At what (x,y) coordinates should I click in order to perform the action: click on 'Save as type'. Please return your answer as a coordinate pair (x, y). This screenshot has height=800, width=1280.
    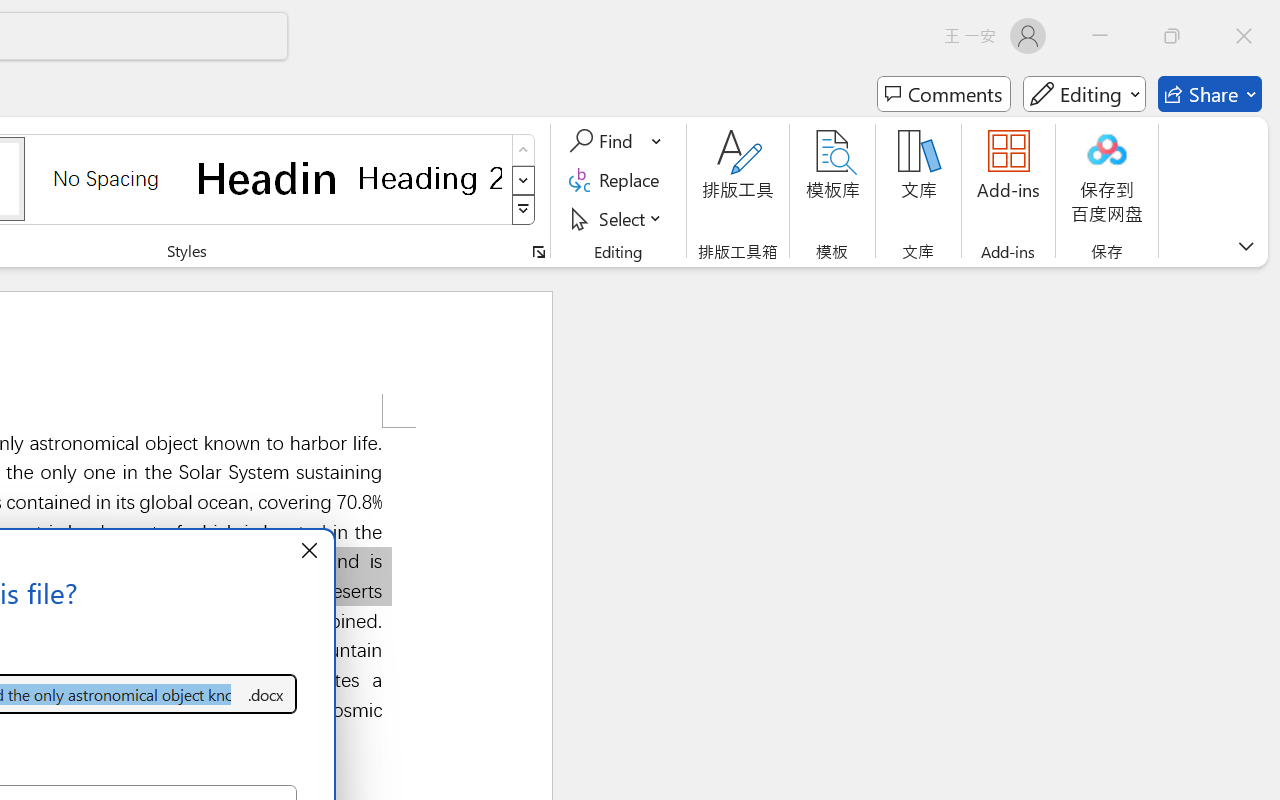
    Looking at the image, I should click on (264, 694).